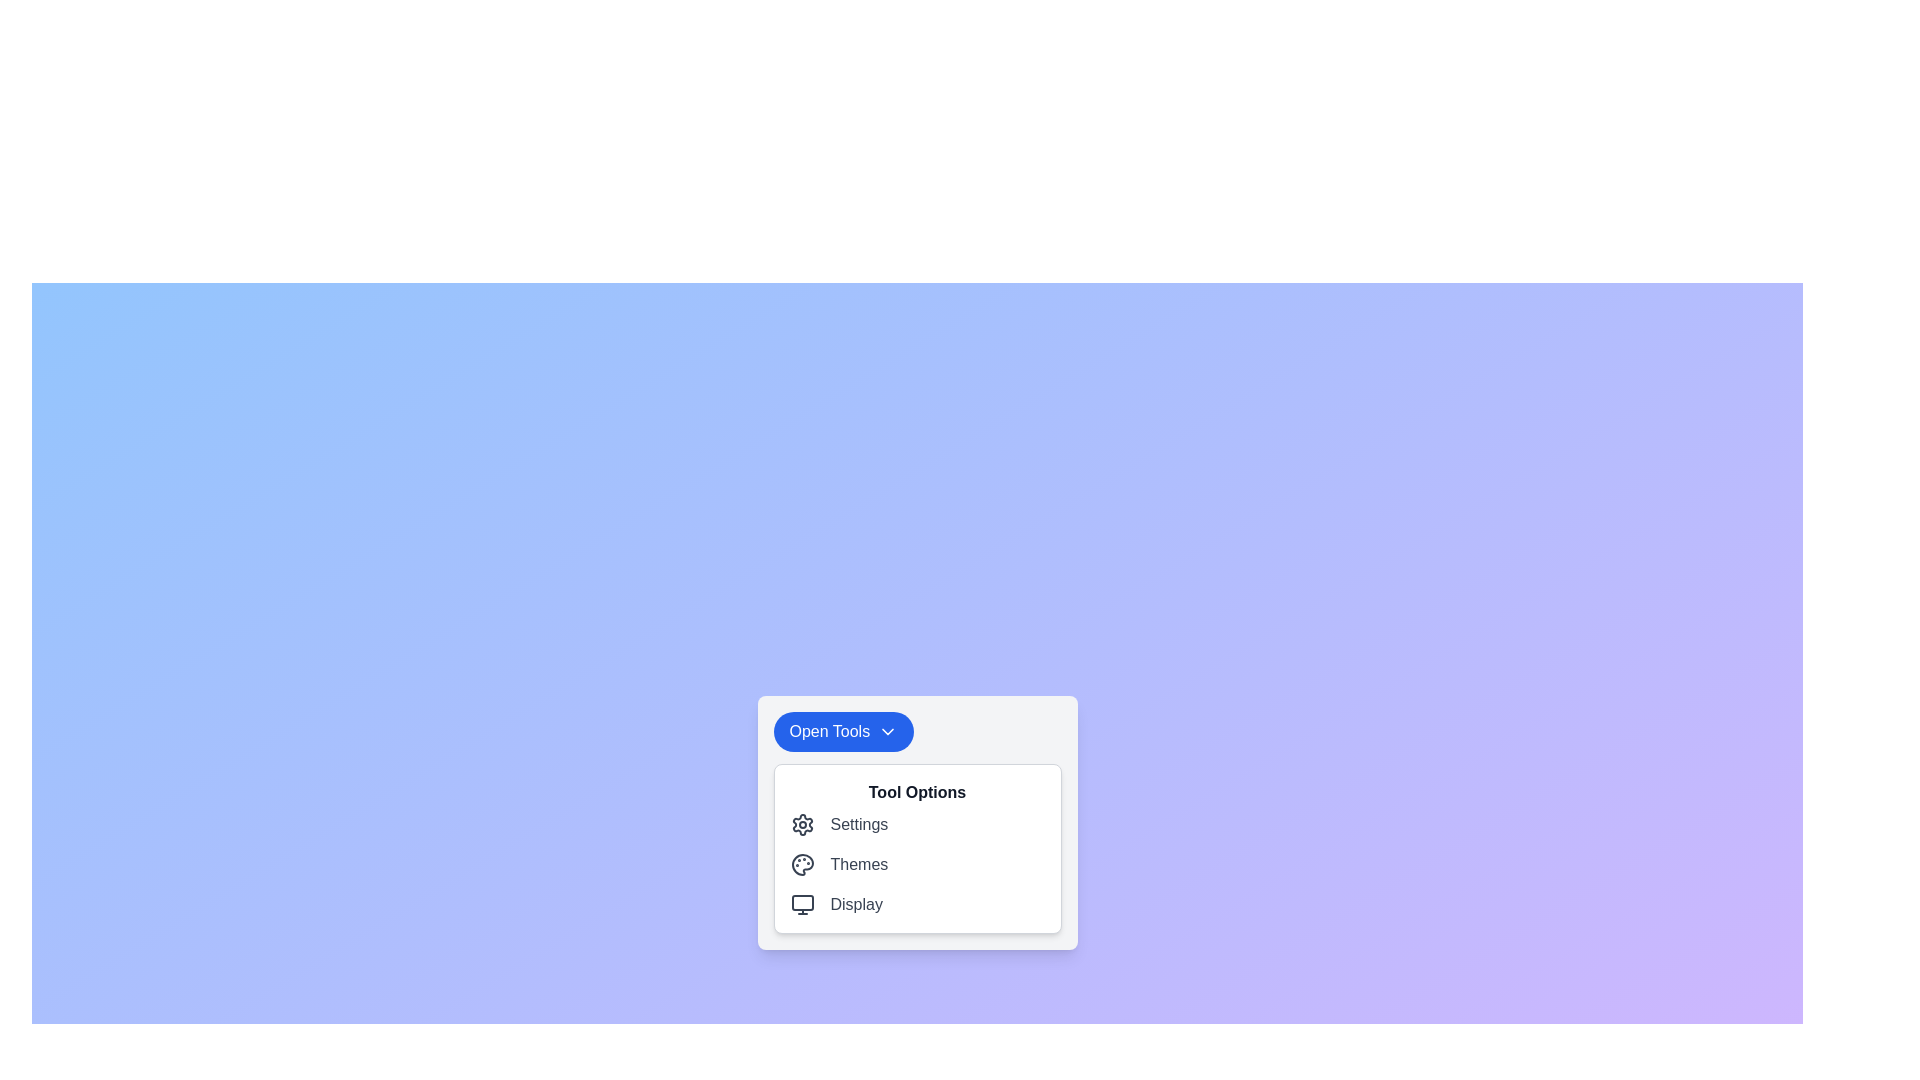 The height and width of the screenshot is (1080, 1920). I want to click on the downward-pointing chevron icon within the 'Open Tools' button to indicate interactivity, so click(887, 732).